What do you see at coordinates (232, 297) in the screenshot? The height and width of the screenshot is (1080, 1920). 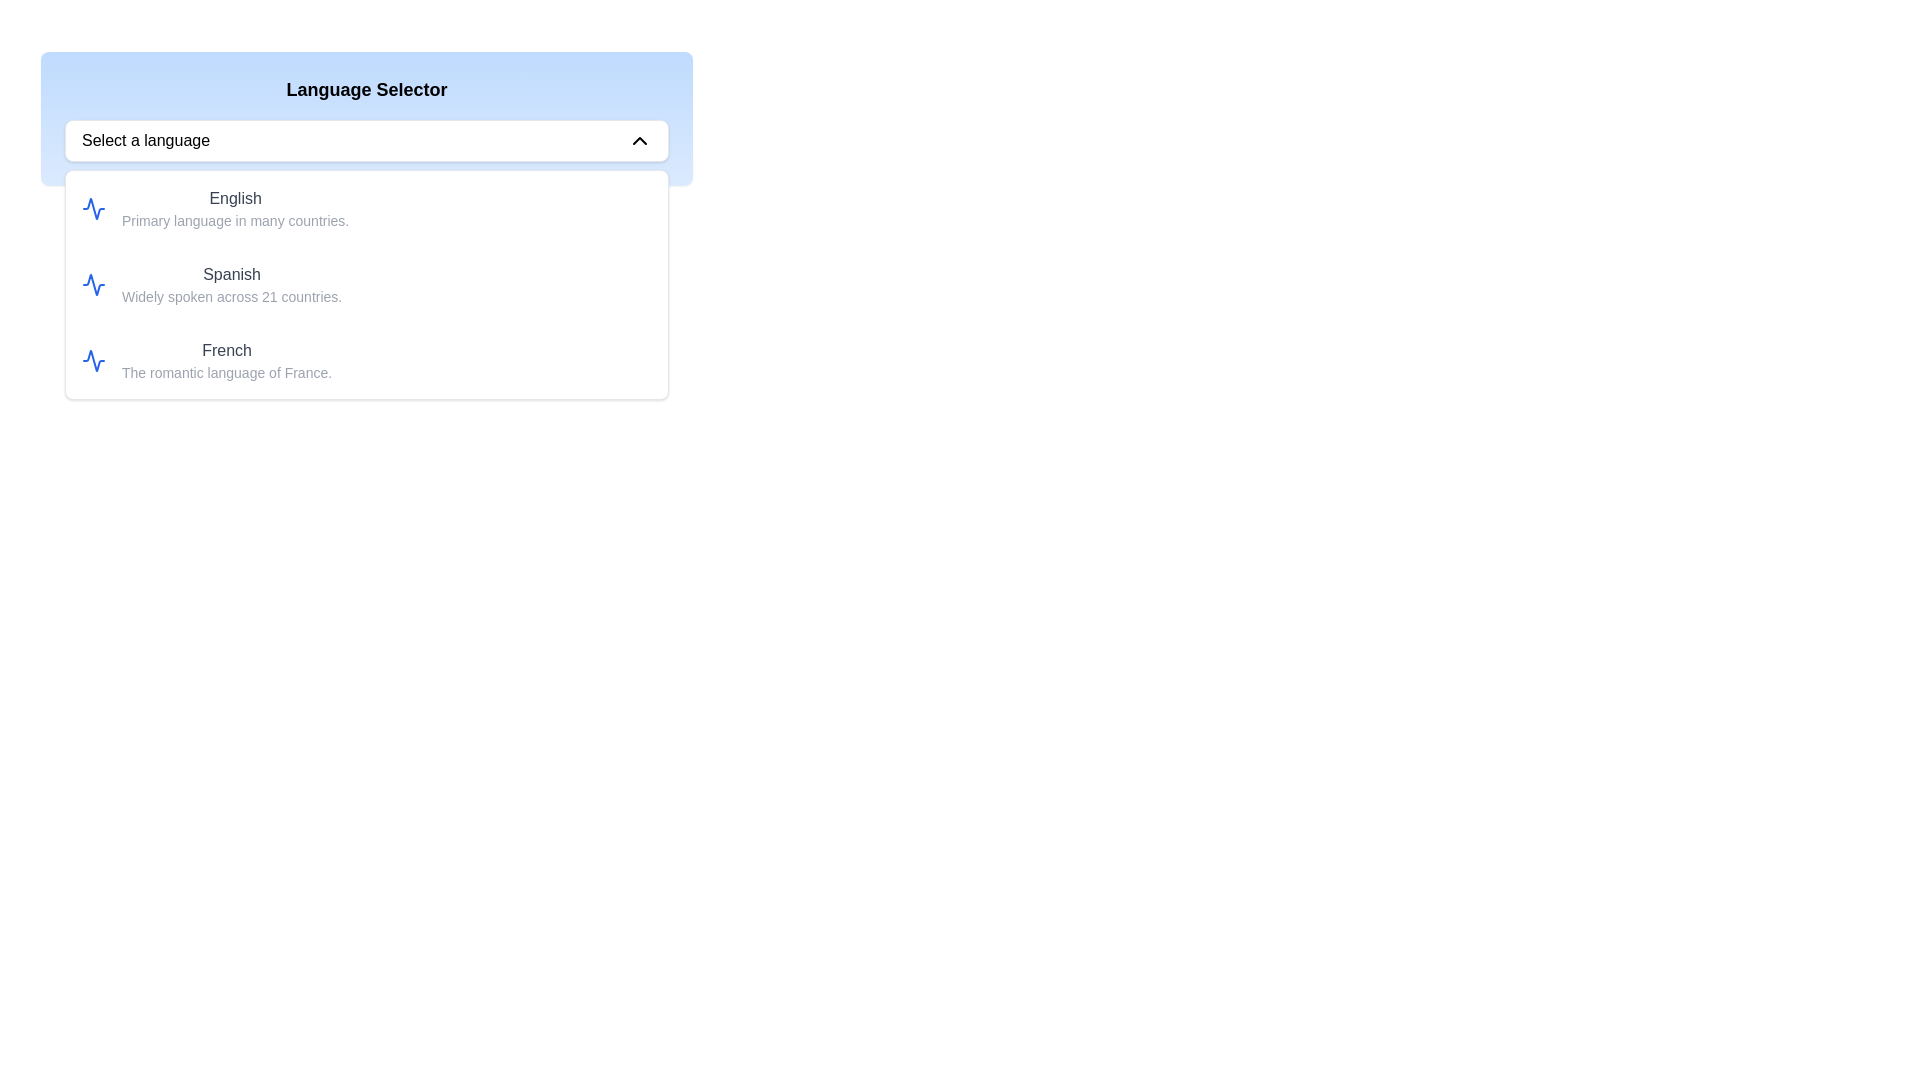 I see `the Text label that describes the language 'Spanish', which is the second description text within its group of languages` at bounding box center [232, 297].